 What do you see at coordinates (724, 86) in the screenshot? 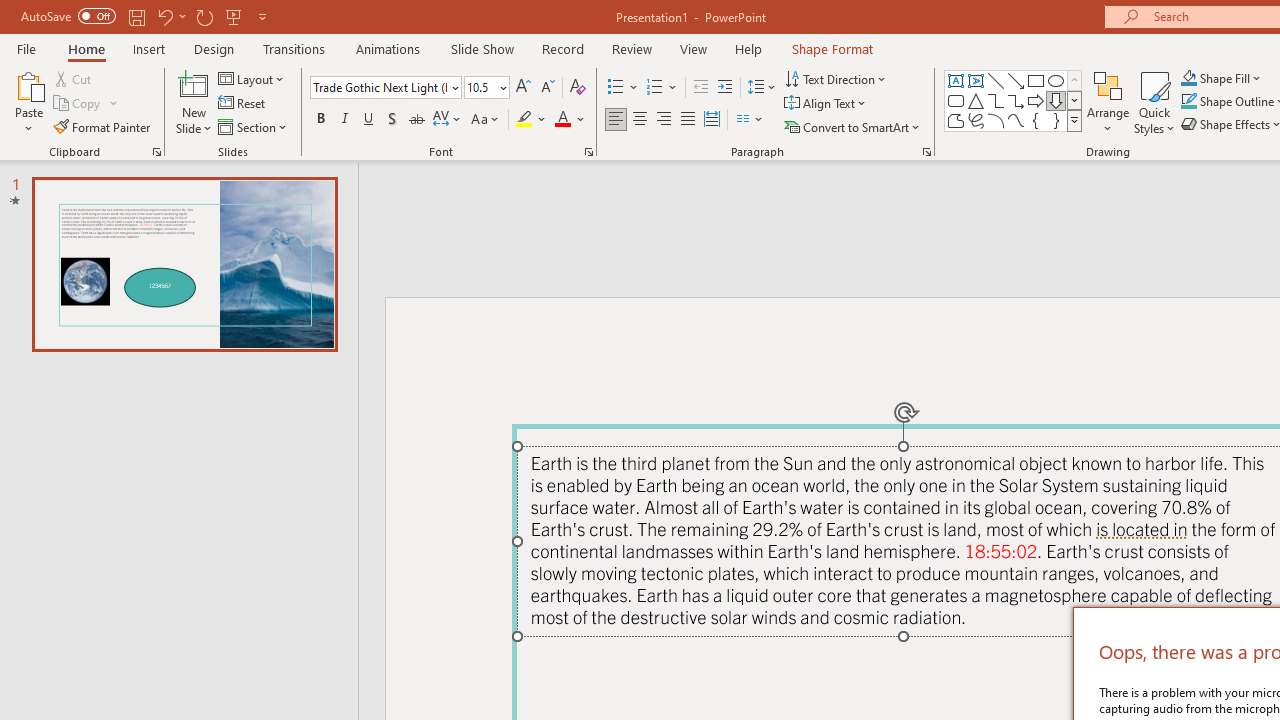
I see `'Increase Indent'` at bounding box center [724, 86].